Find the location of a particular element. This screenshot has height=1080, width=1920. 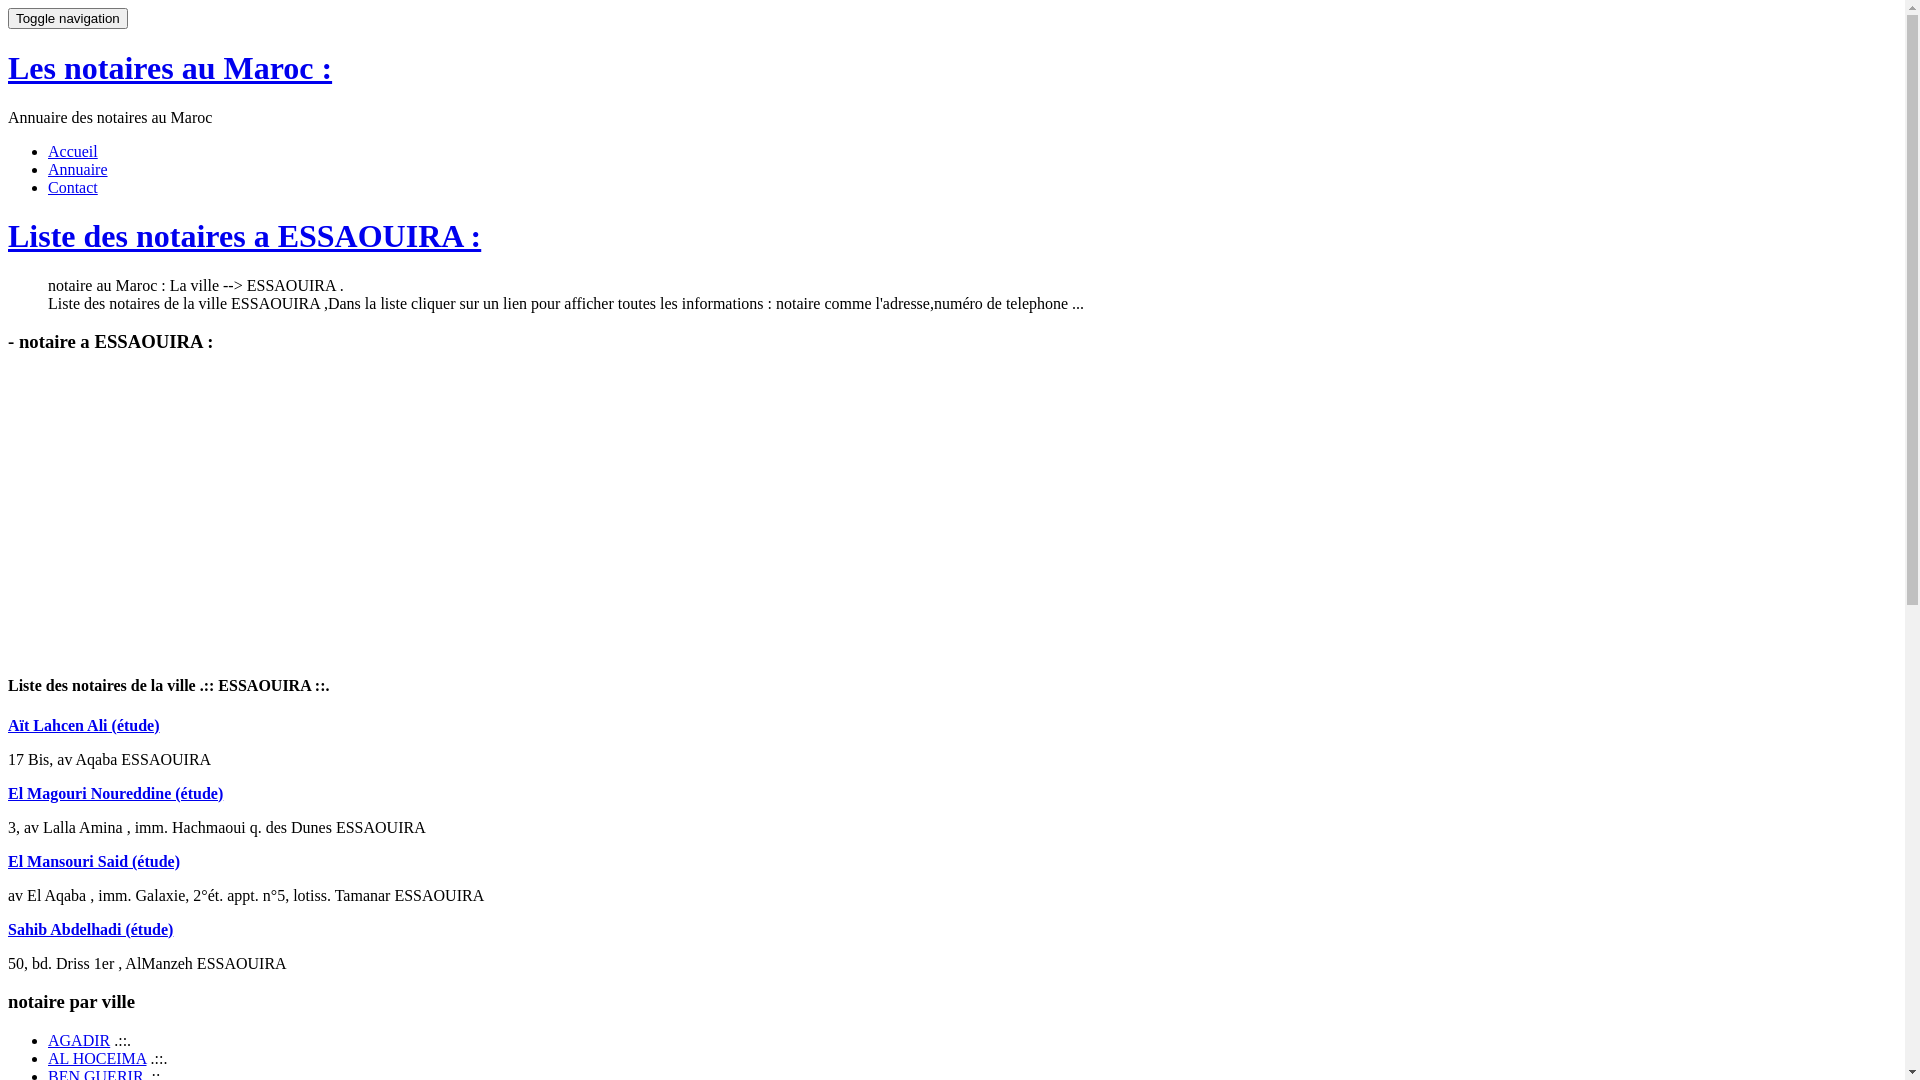

'Accueil' is located at coordinates (72, 150).